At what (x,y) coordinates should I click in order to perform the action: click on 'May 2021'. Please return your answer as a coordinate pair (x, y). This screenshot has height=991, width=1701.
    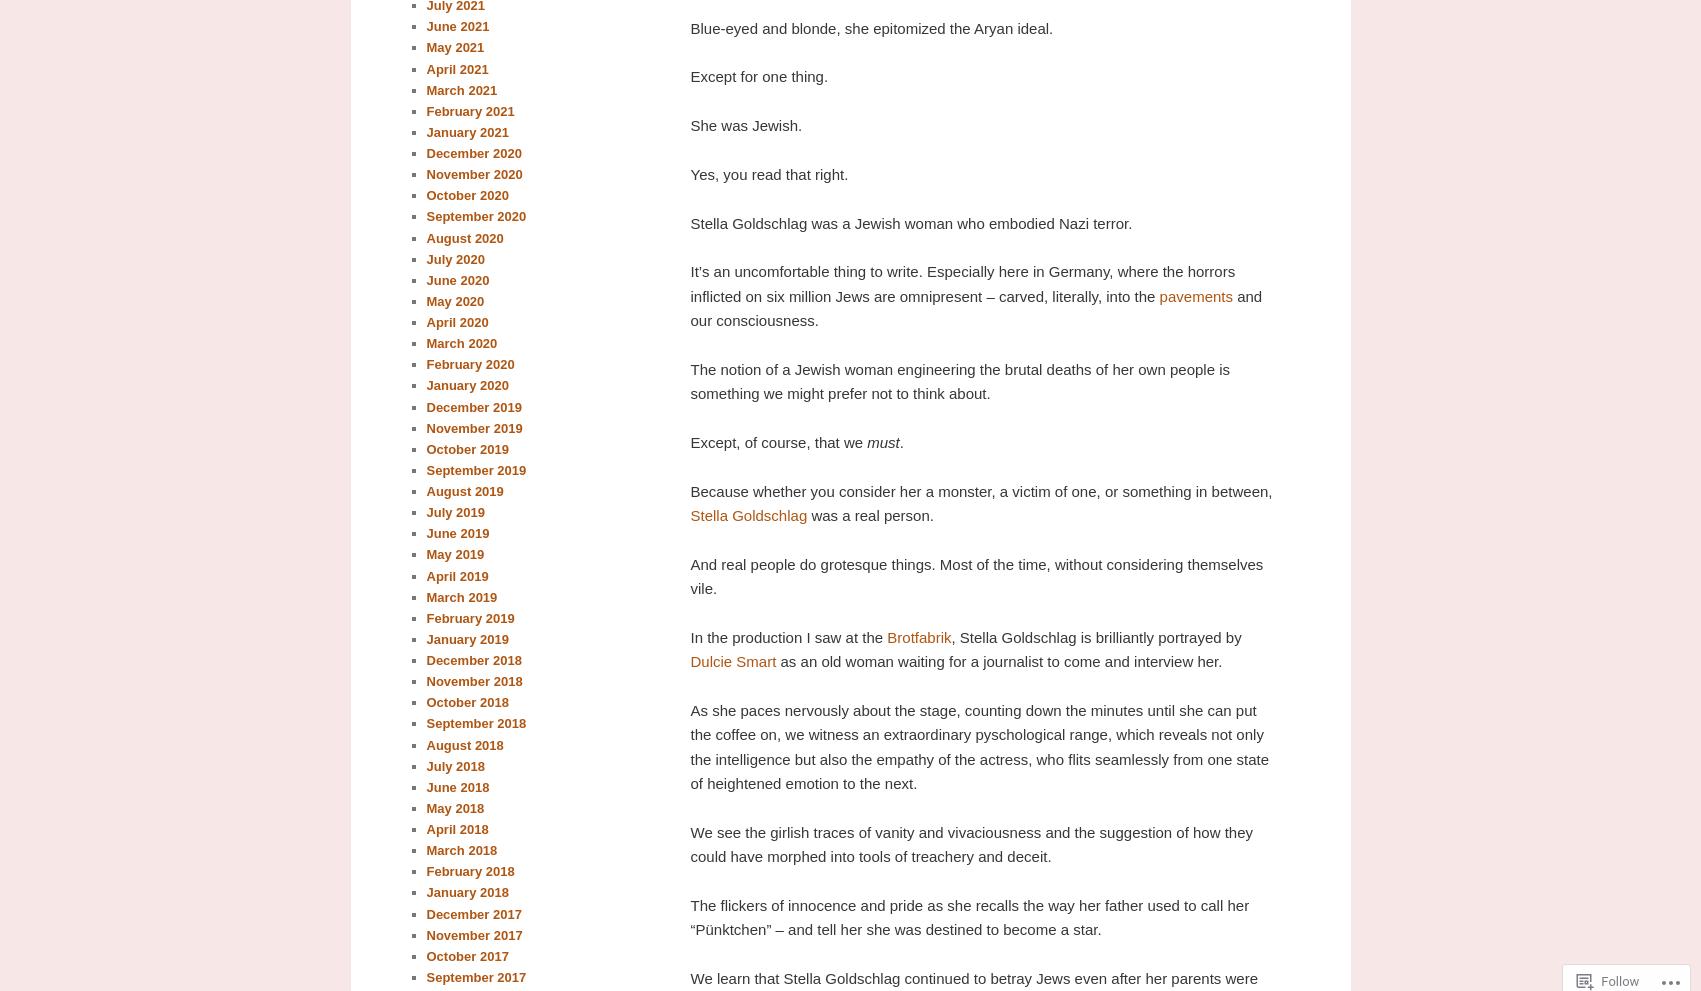
    Looking at the image, I should click on (454, 47).